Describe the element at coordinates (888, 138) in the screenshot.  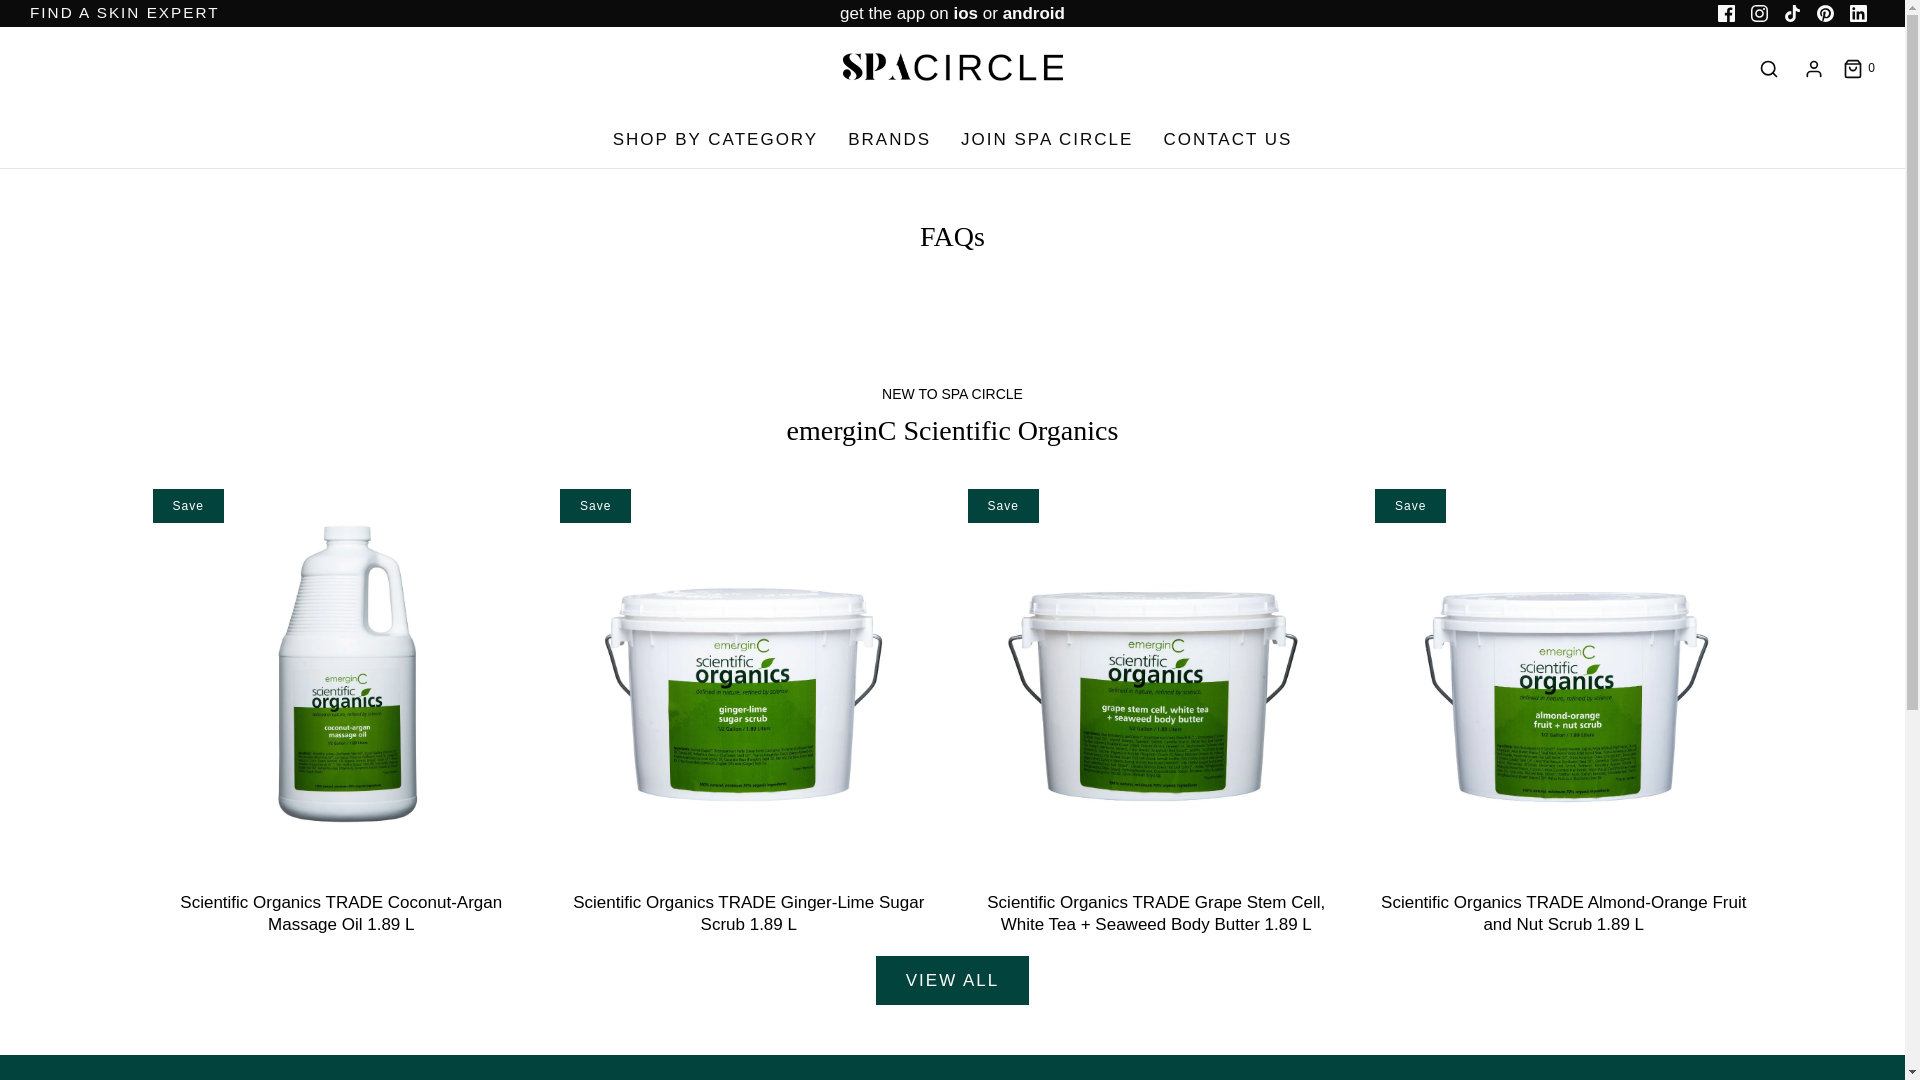
I see `'BRANDS'` at that location.